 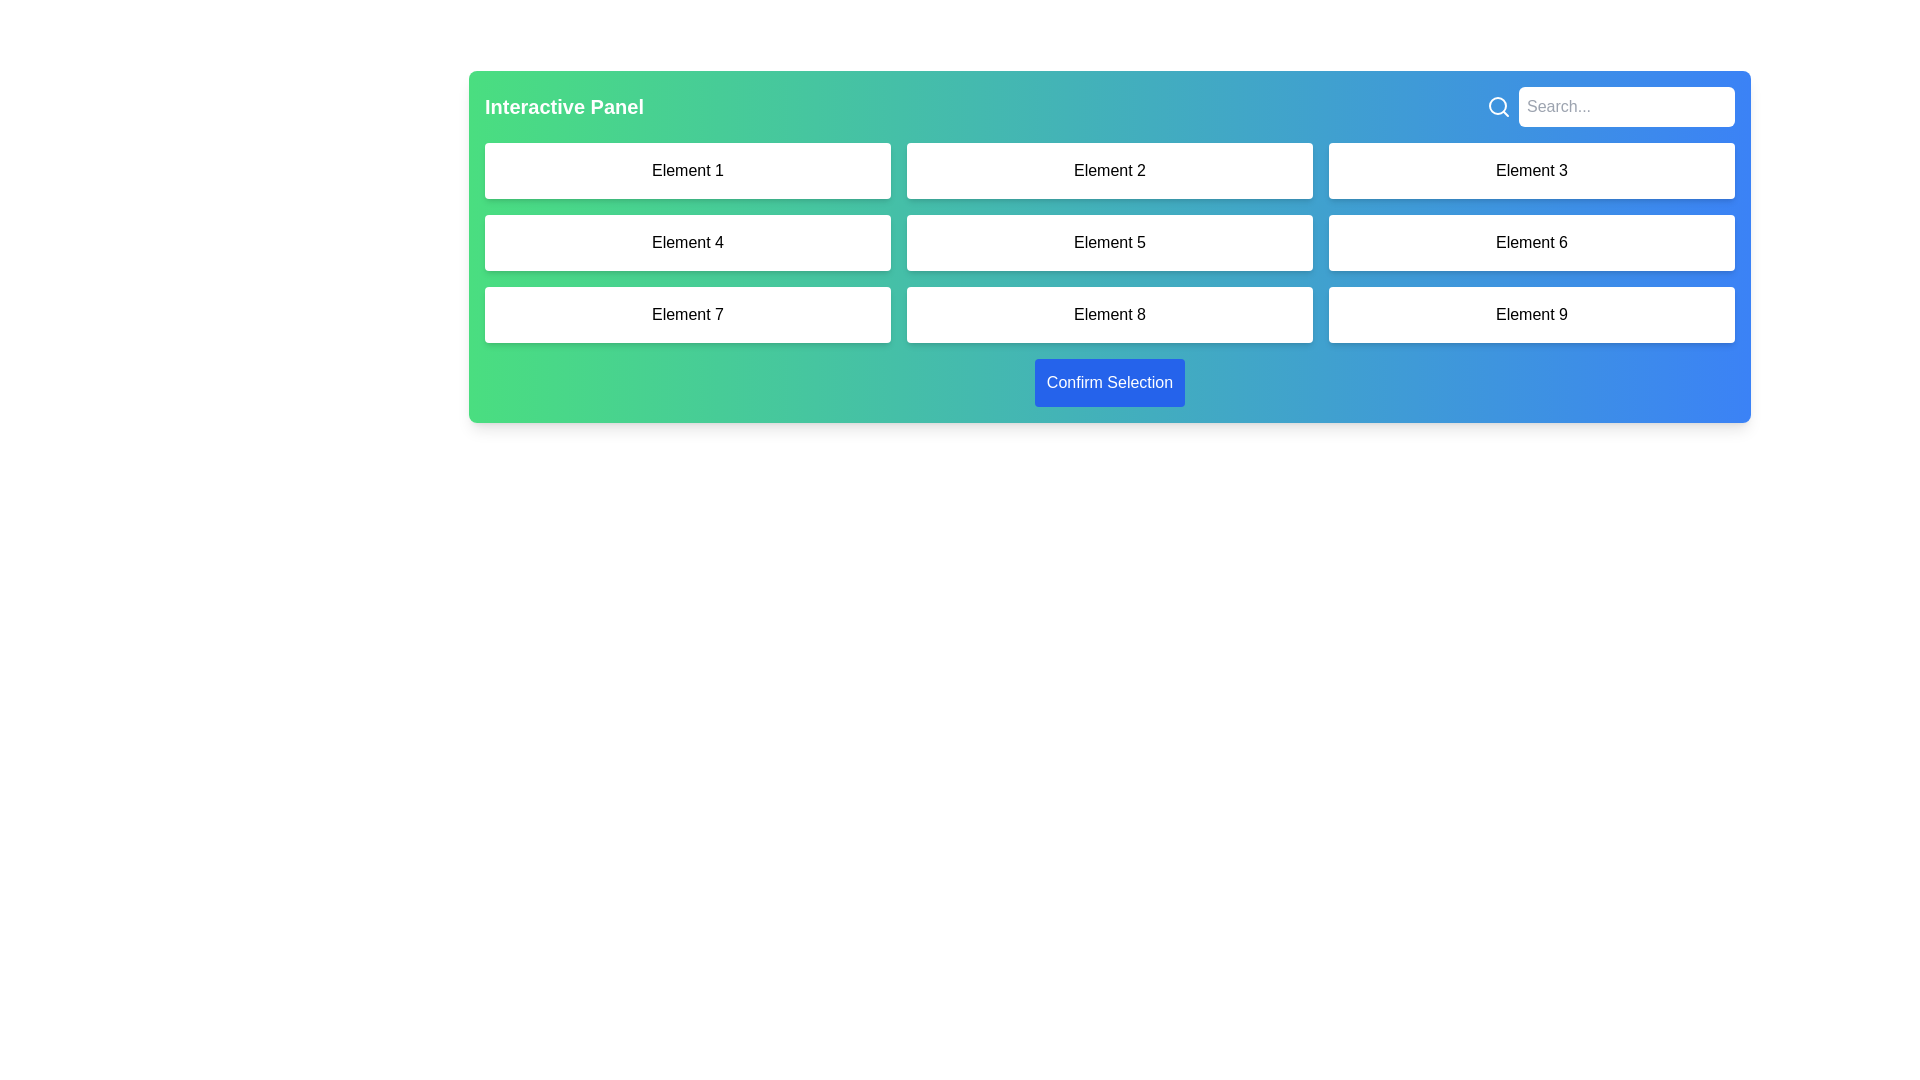 I want to click on the button labeled 'Element 8', which is a rectangular button with a white background and black text, located in the bottom row, middle column of a 3x3 grid layout, so click(x=1108, y=315).